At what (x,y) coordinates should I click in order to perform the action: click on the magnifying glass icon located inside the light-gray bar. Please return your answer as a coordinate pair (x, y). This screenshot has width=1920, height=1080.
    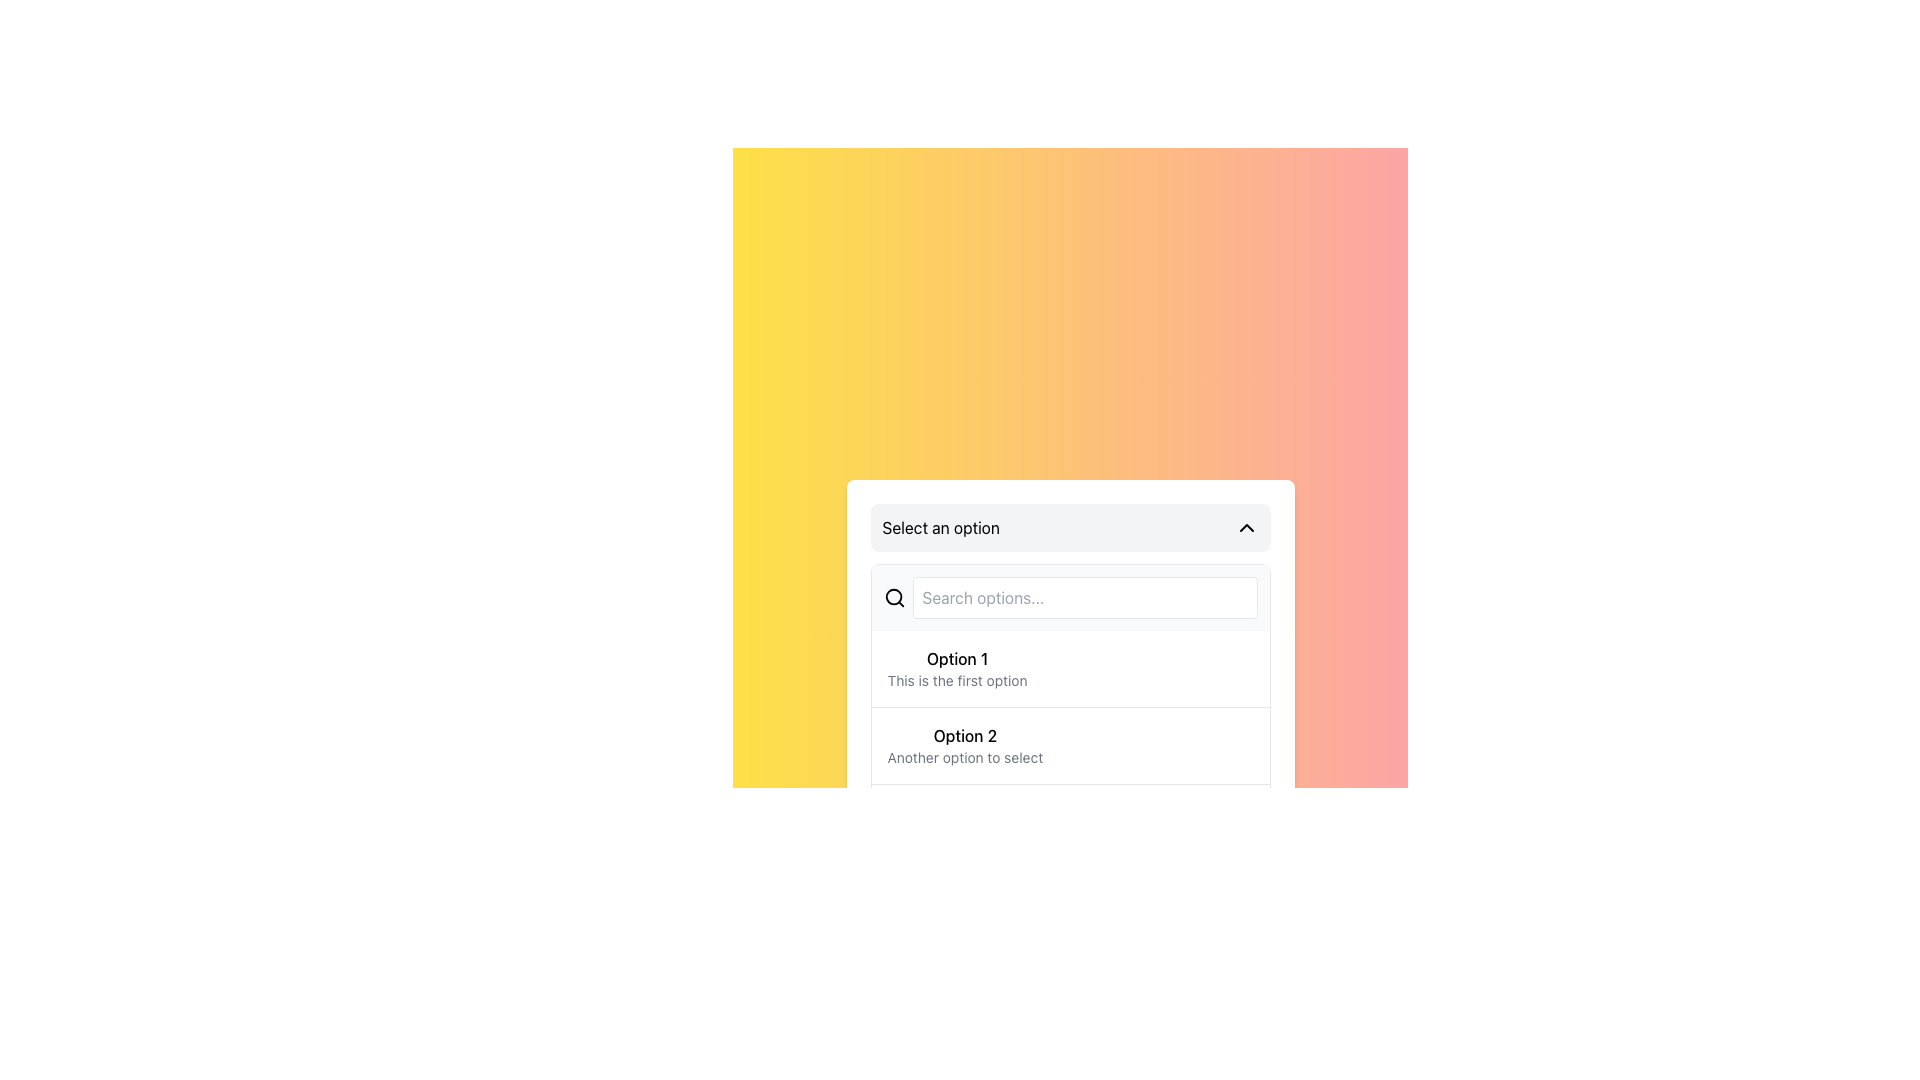
    Looking at the image, I should click on (893, 596).